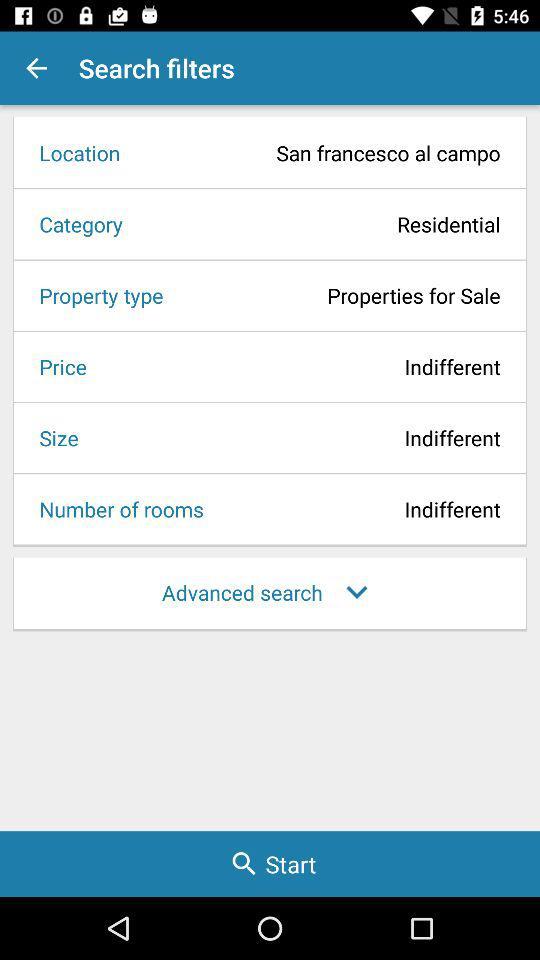 This screenshot has height=960, width=540. Describe the element at coordinates (52, 437) in the screenshot. I see `the icon to the left of the indifferent icon` at that location.